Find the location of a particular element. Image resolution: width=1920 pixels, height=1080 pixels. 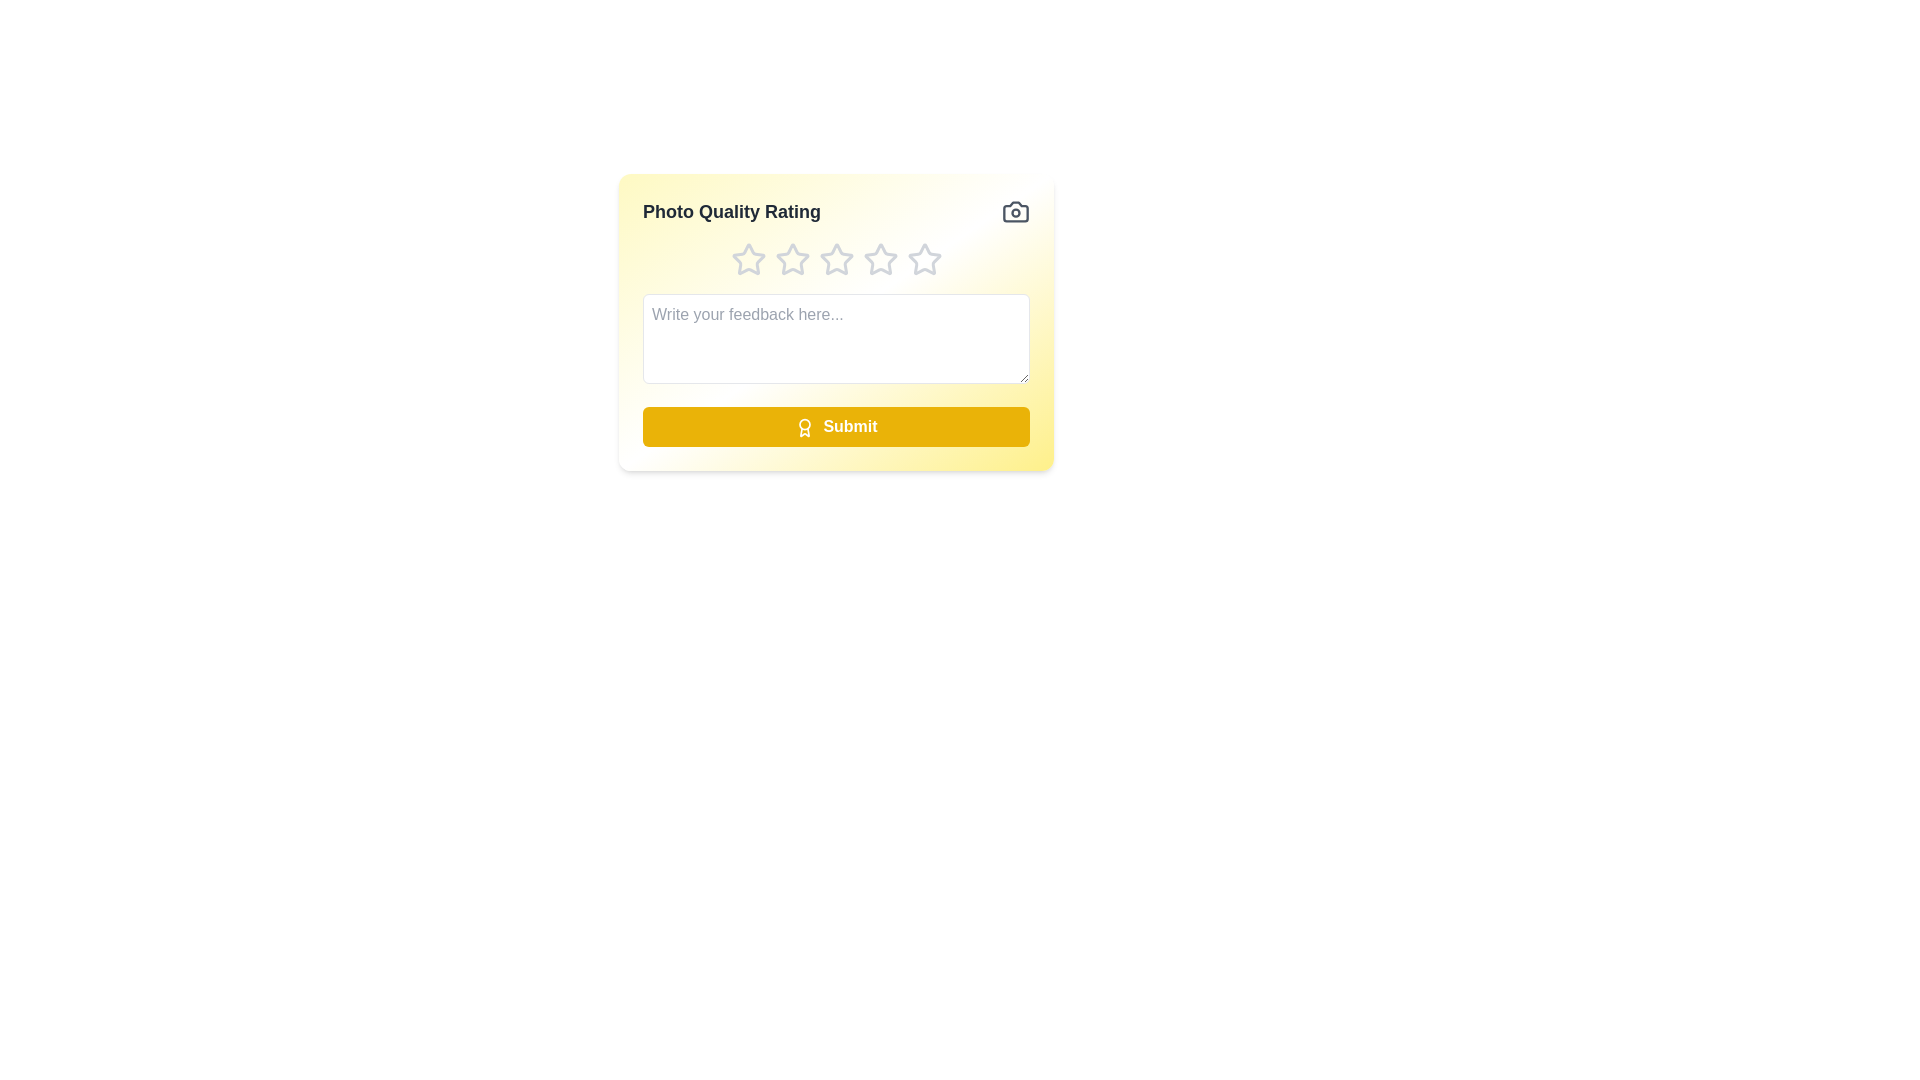

the star corresponding to the rating 1 is located at coordinates (747, 258).